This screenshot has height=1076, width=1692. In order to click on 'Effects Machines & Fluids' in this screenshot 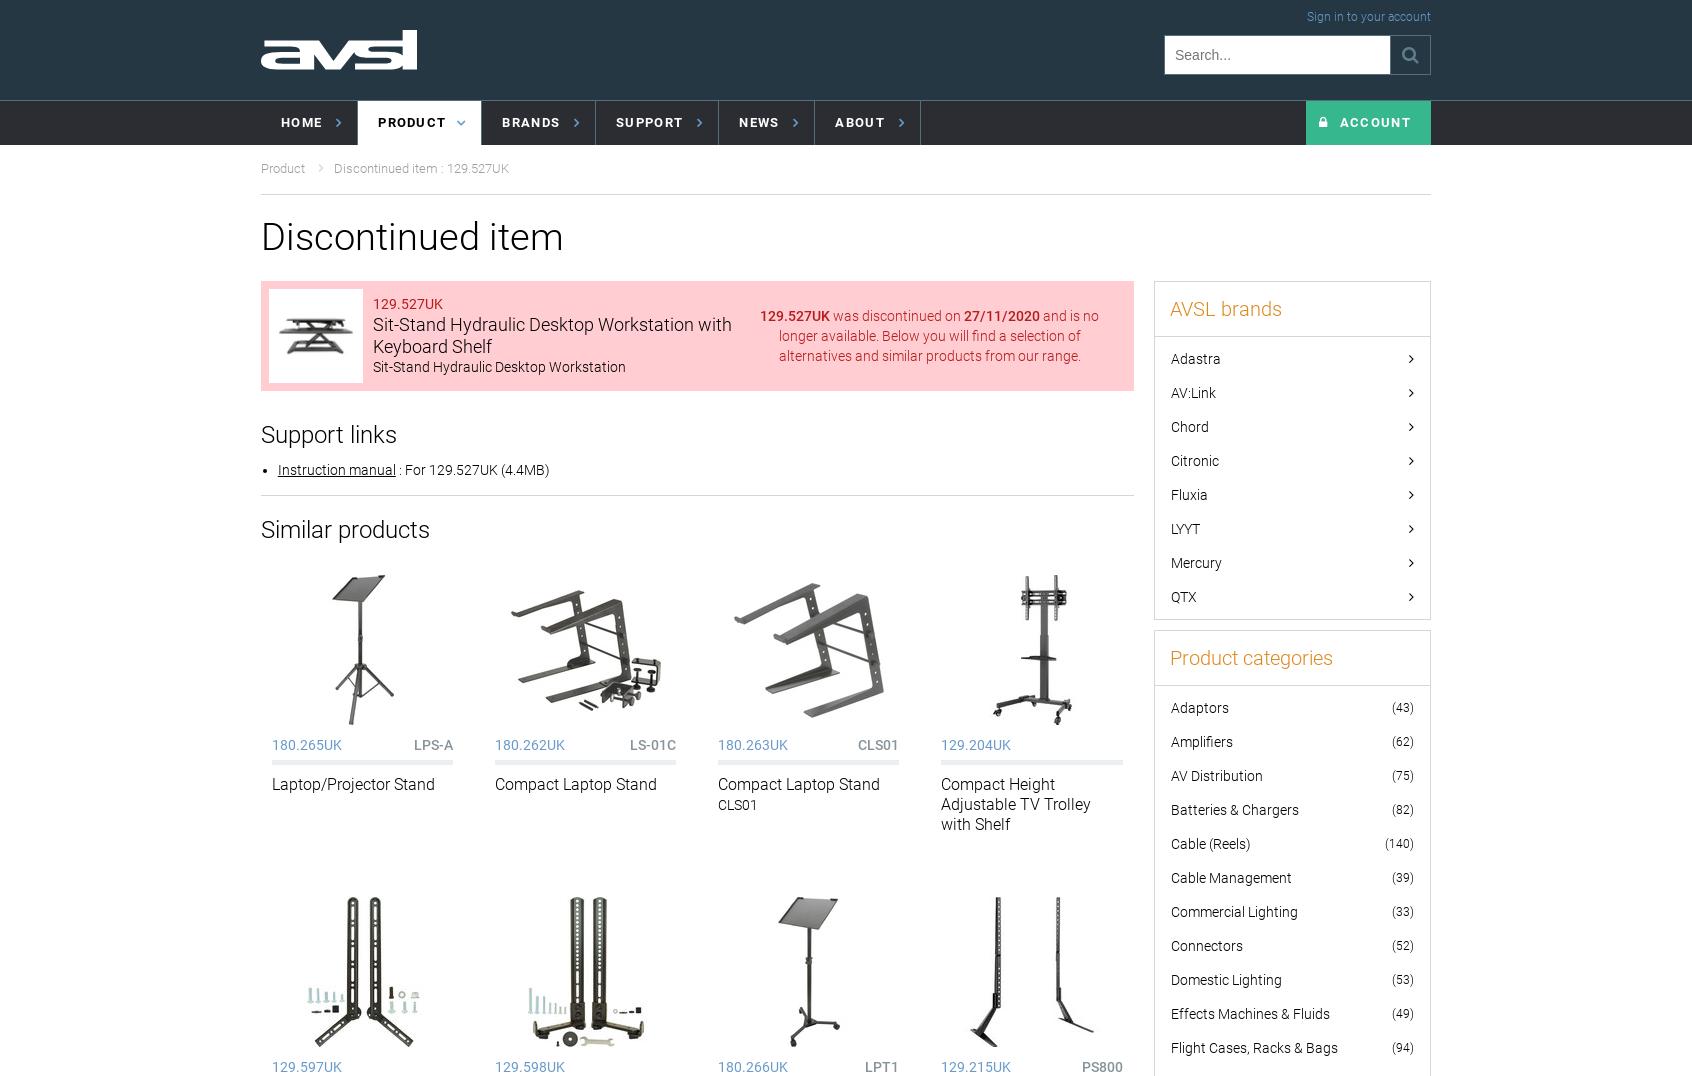, I will do `click(1249, 1011)`.